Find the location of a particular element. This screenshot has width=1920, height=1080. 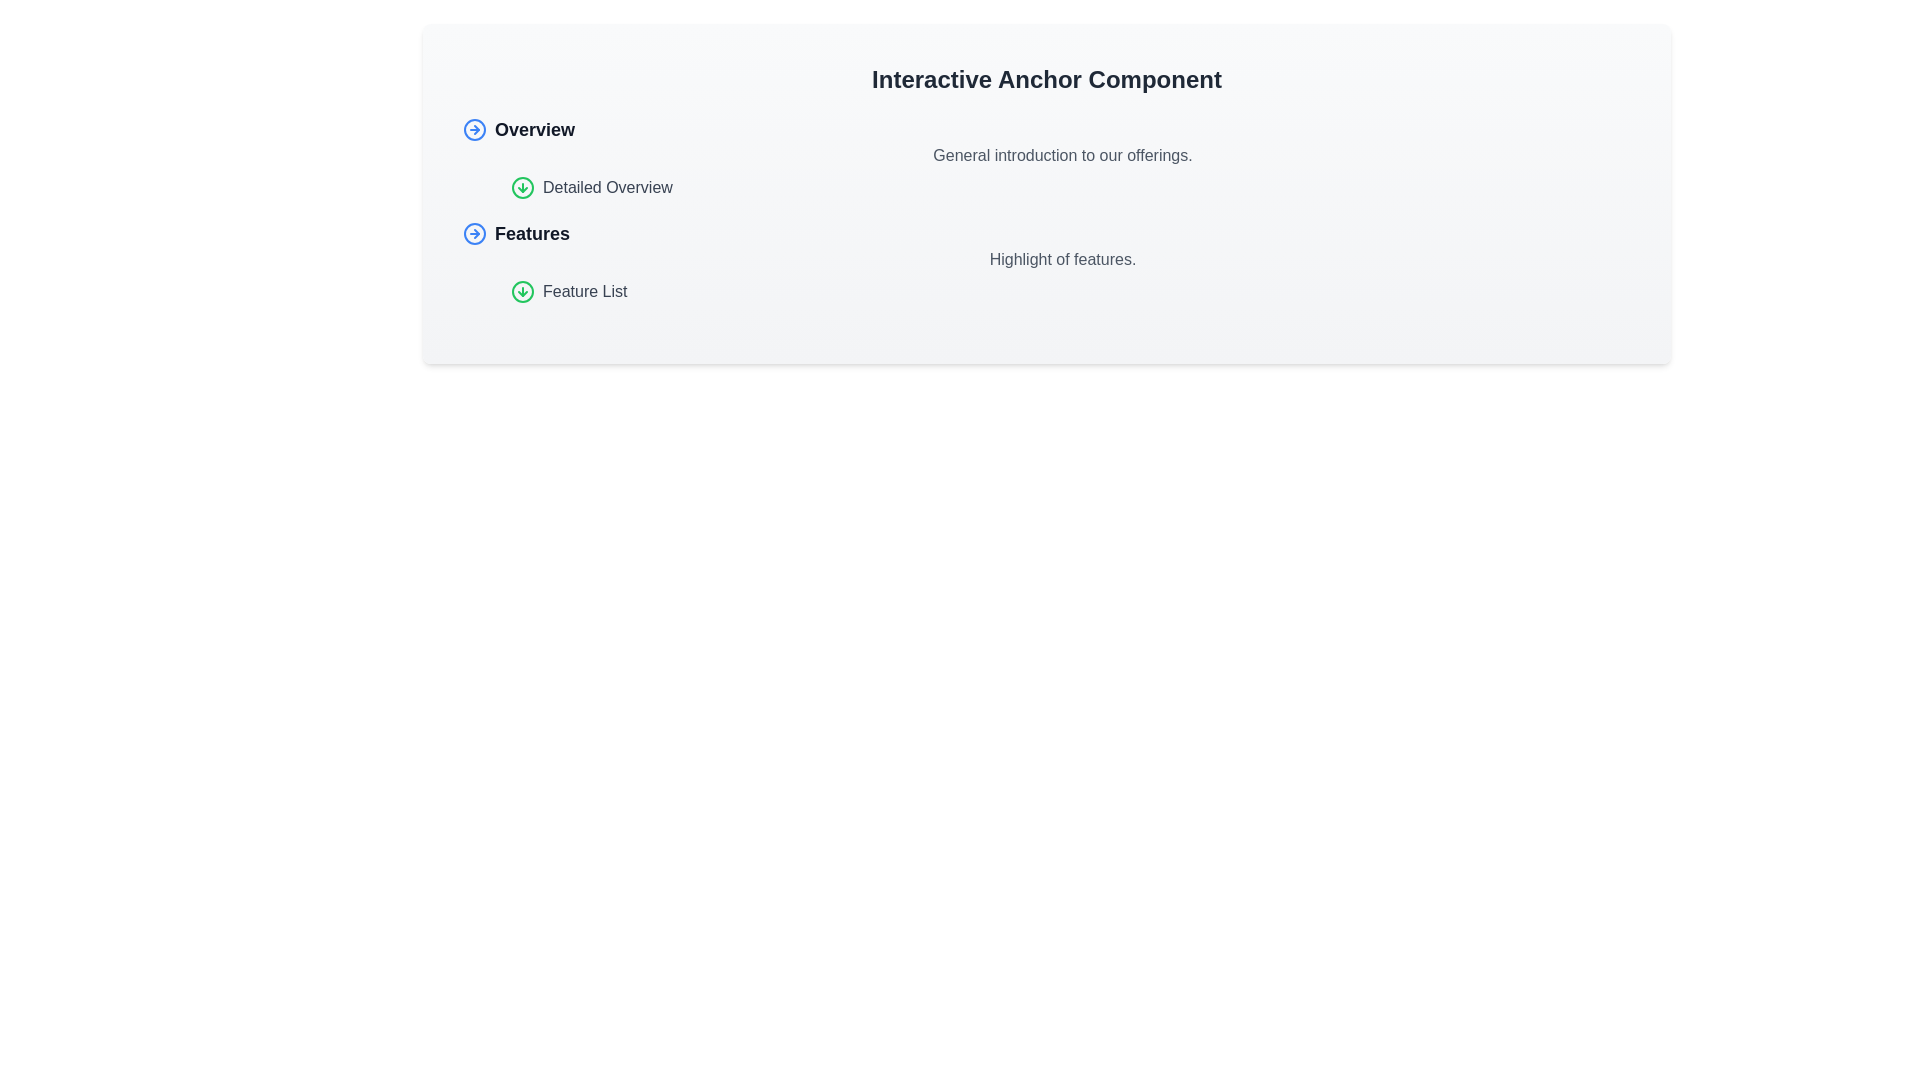

the static text located underneath the 'Overview' heading, which serves as an introductory description and is the second text content among its siblings is located at coordinates (1061, 154).